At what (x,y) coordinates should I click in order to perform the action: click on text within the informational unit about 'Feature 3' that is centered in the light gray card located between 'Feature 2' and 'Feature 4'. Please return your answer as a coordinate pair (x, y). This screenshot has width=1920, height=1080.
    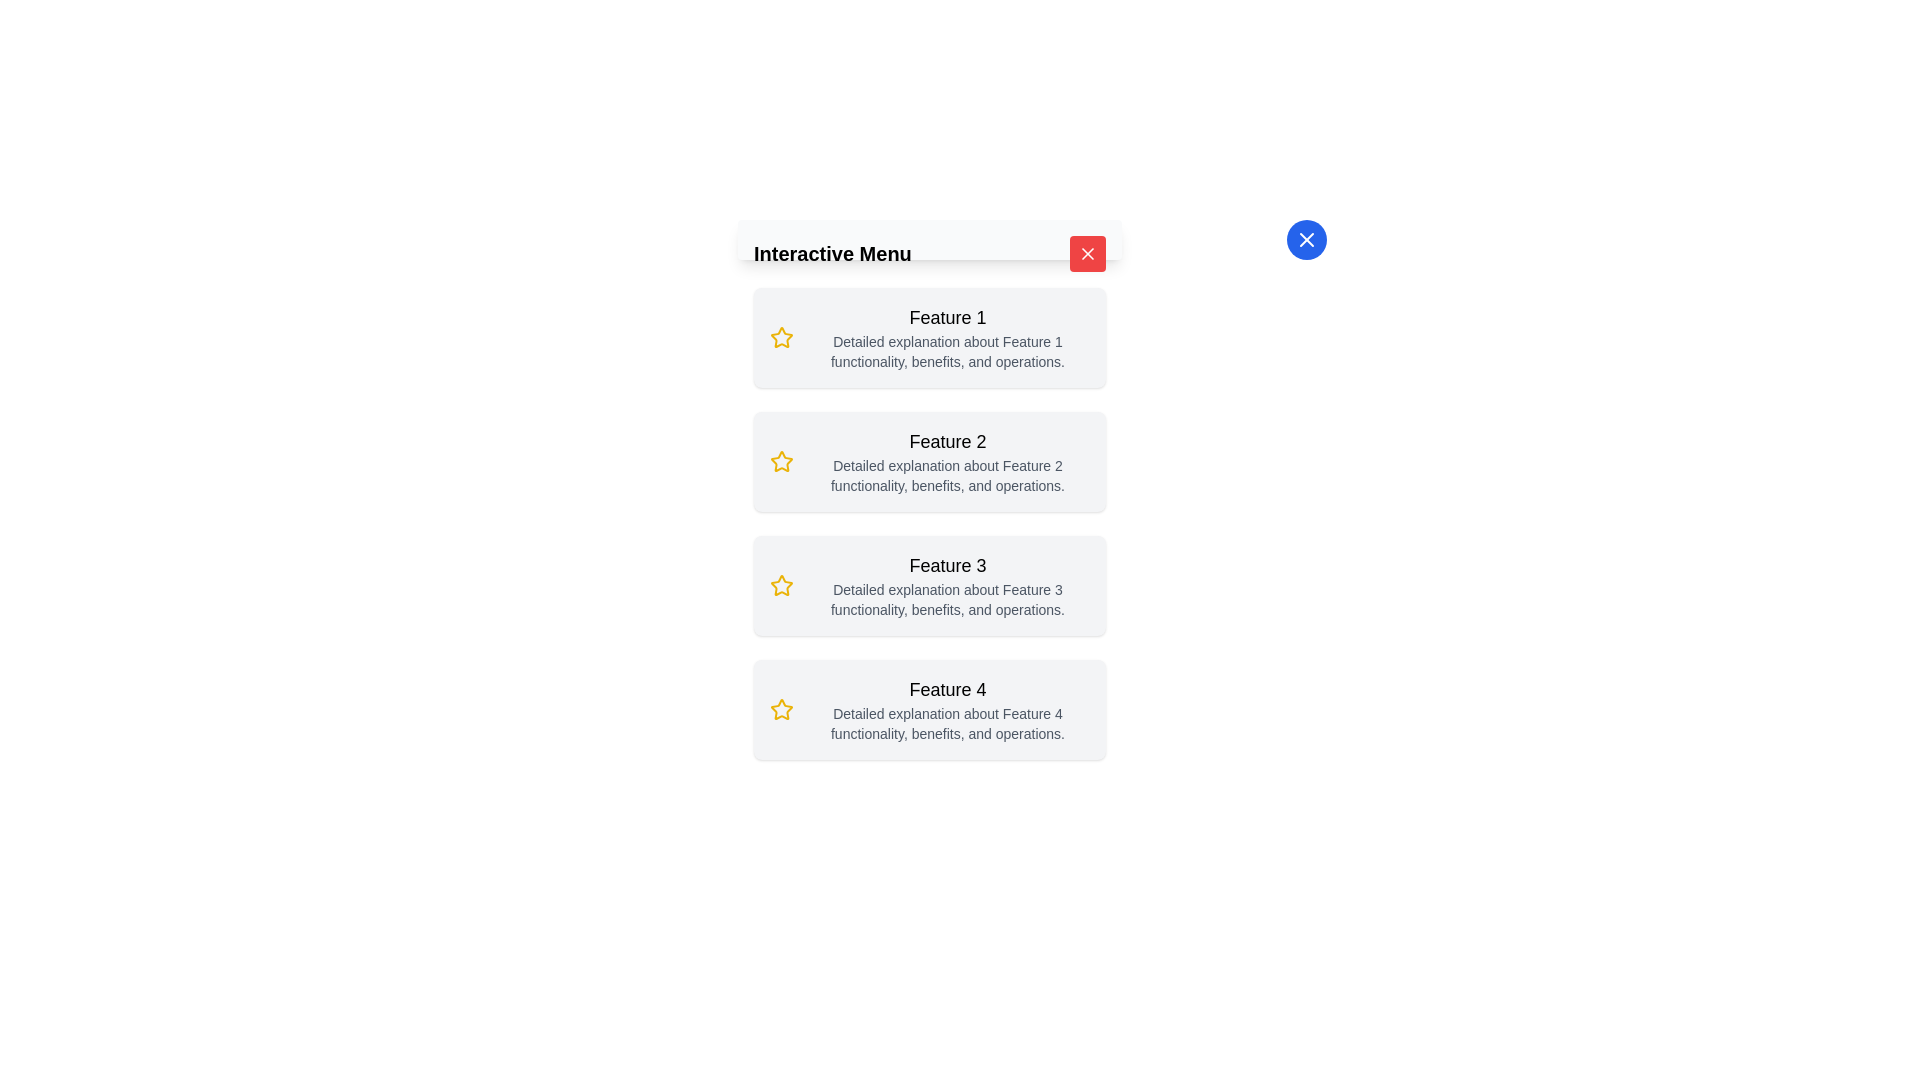
    Looking at the image, I should click on (947, 585).